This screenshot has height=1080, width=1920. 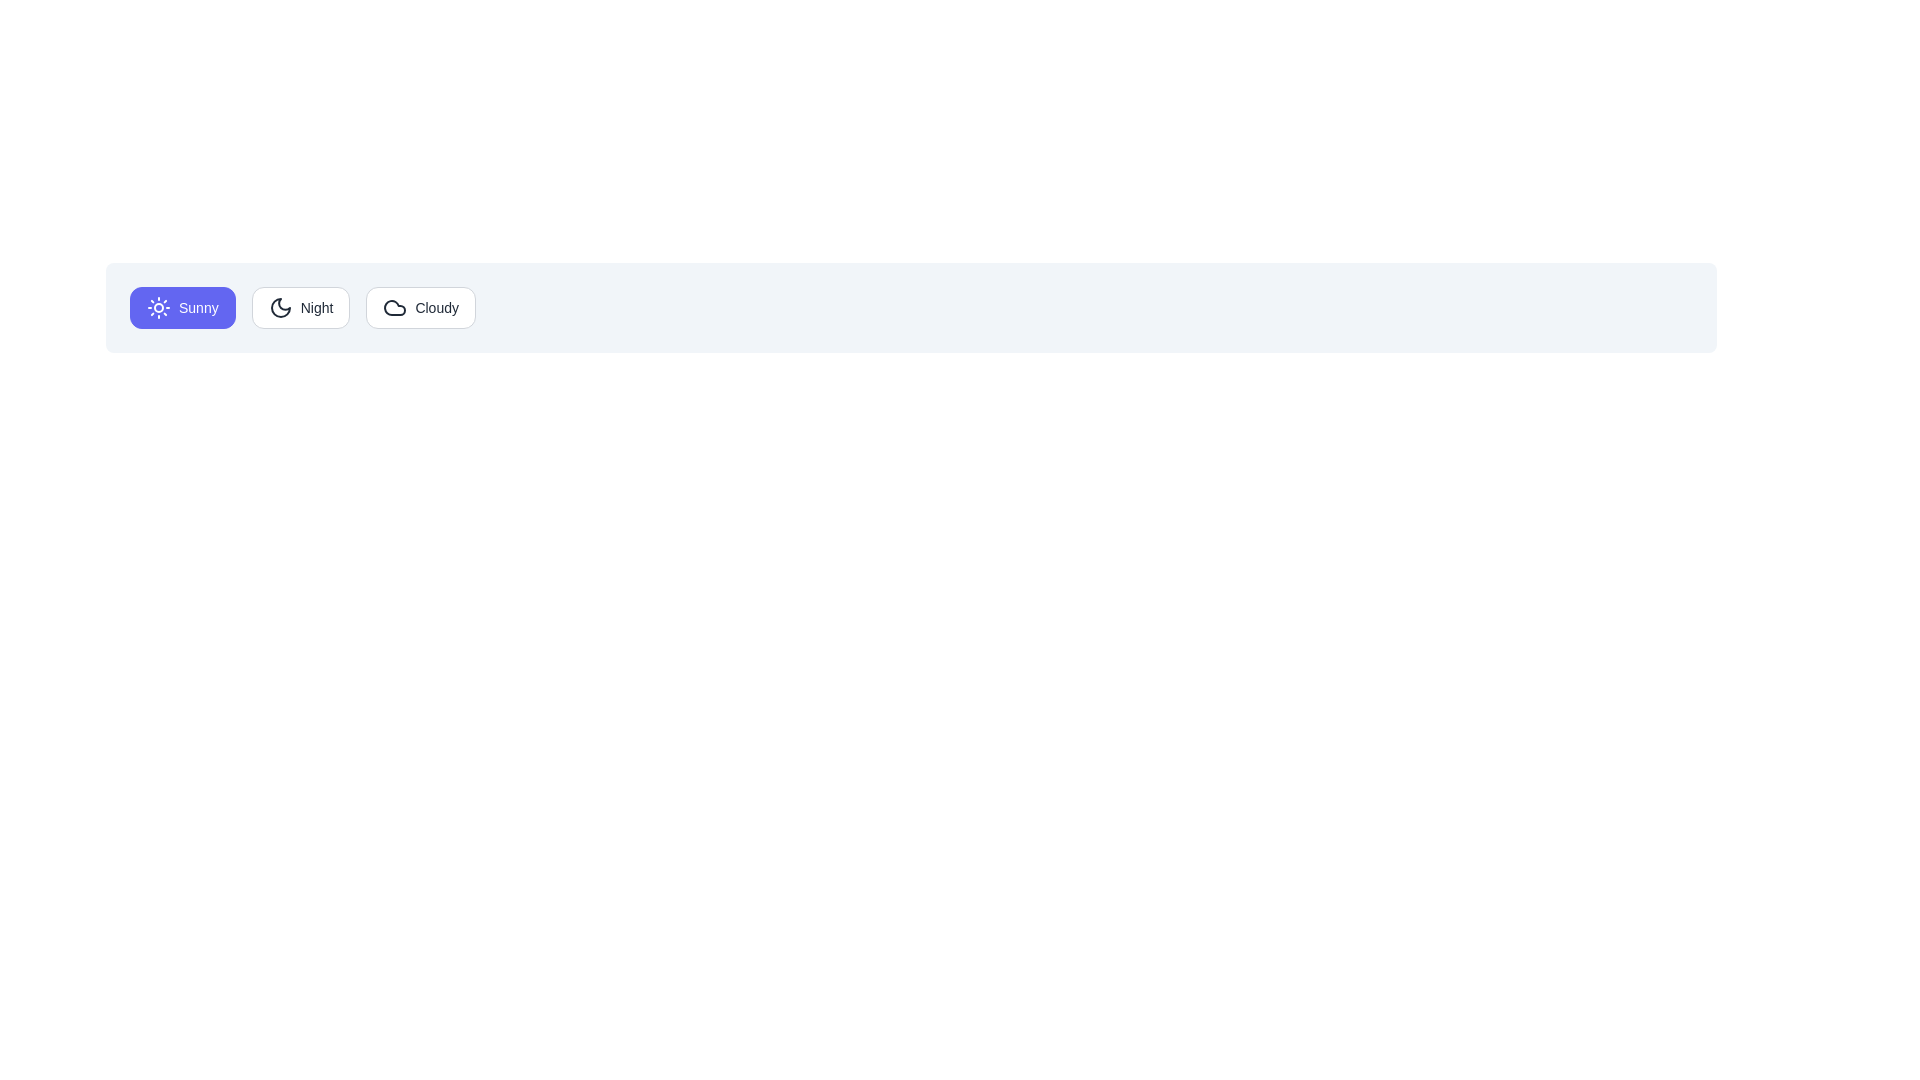 I want to click on the Cloudy button to observe its hover state, so click(x=420, y=308).